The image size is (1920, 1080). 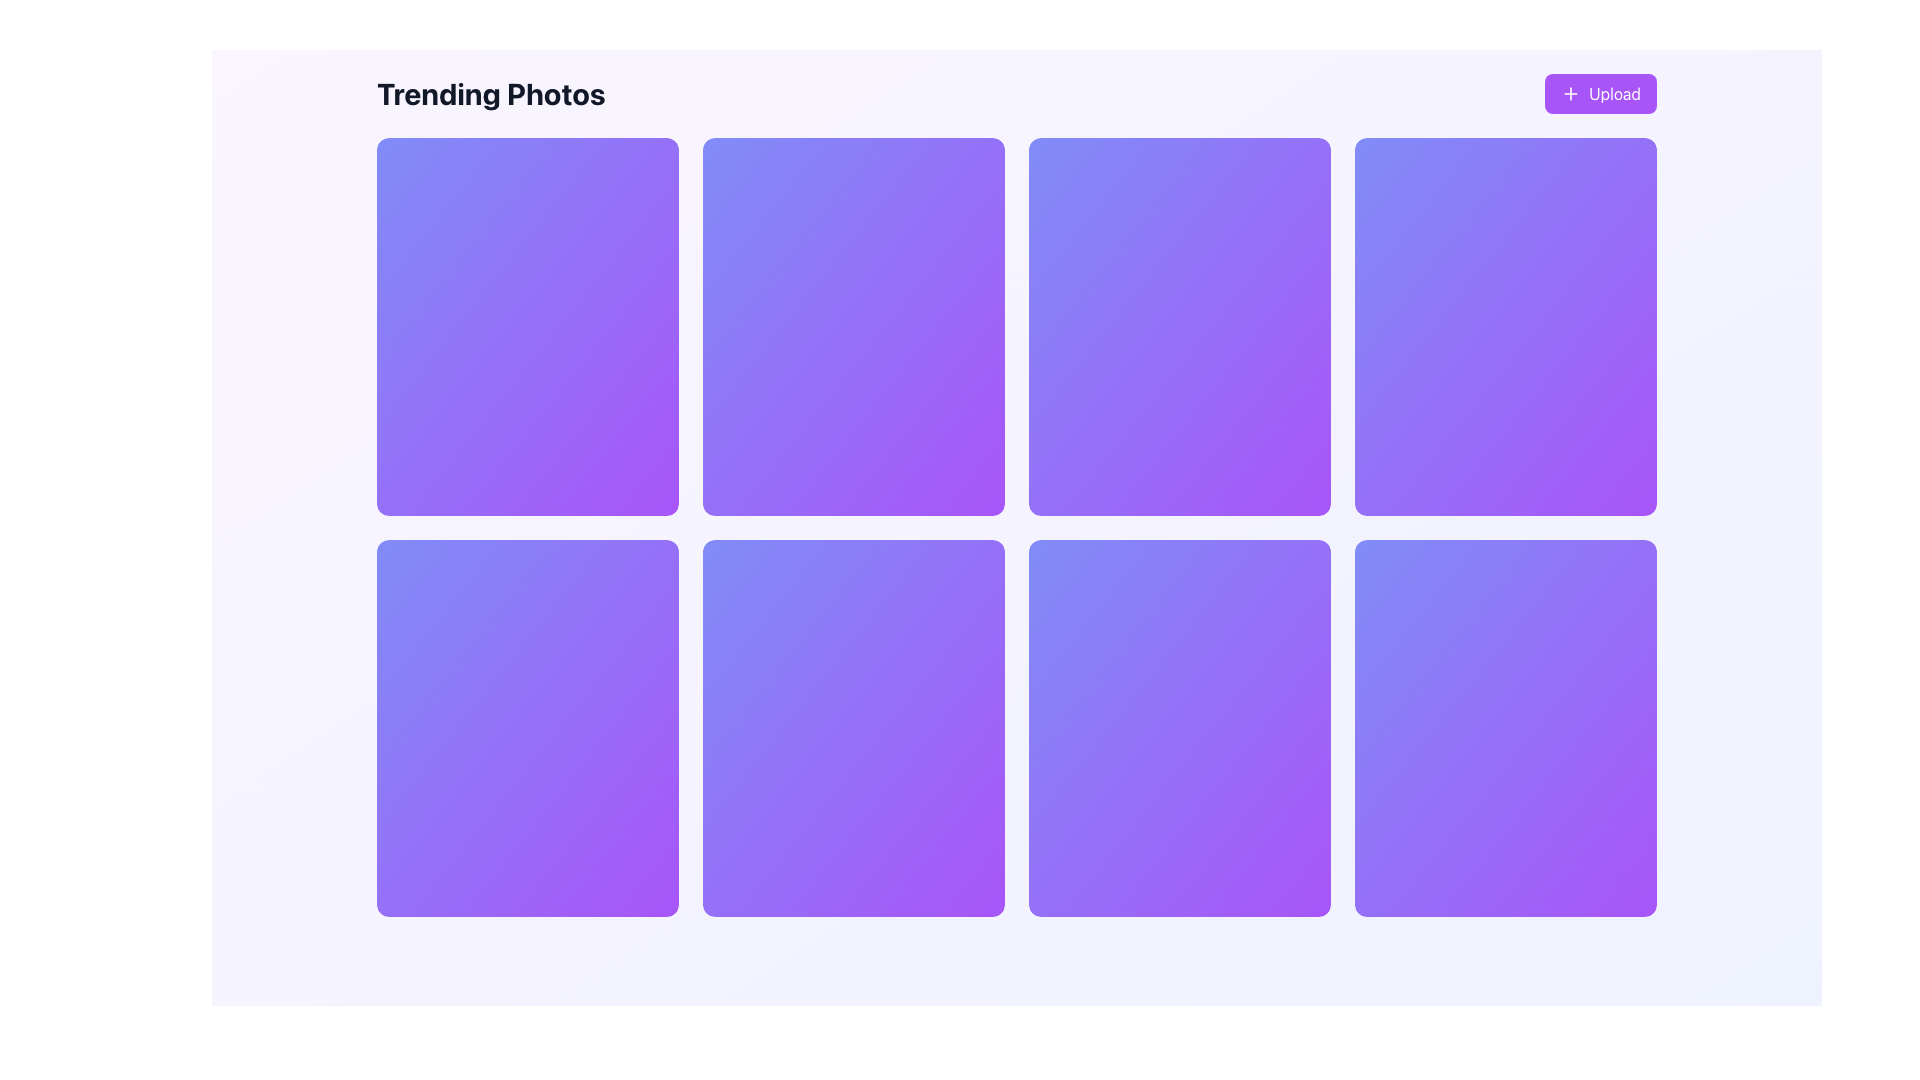 What do you see at coordinates (1180, 325) in the screenshot?
I see `the vertical rectangular card with rounded corners and a gradient background transitioning from indigo to purple located in the first row and third column of the grid` at bounding box center [1180, 325].